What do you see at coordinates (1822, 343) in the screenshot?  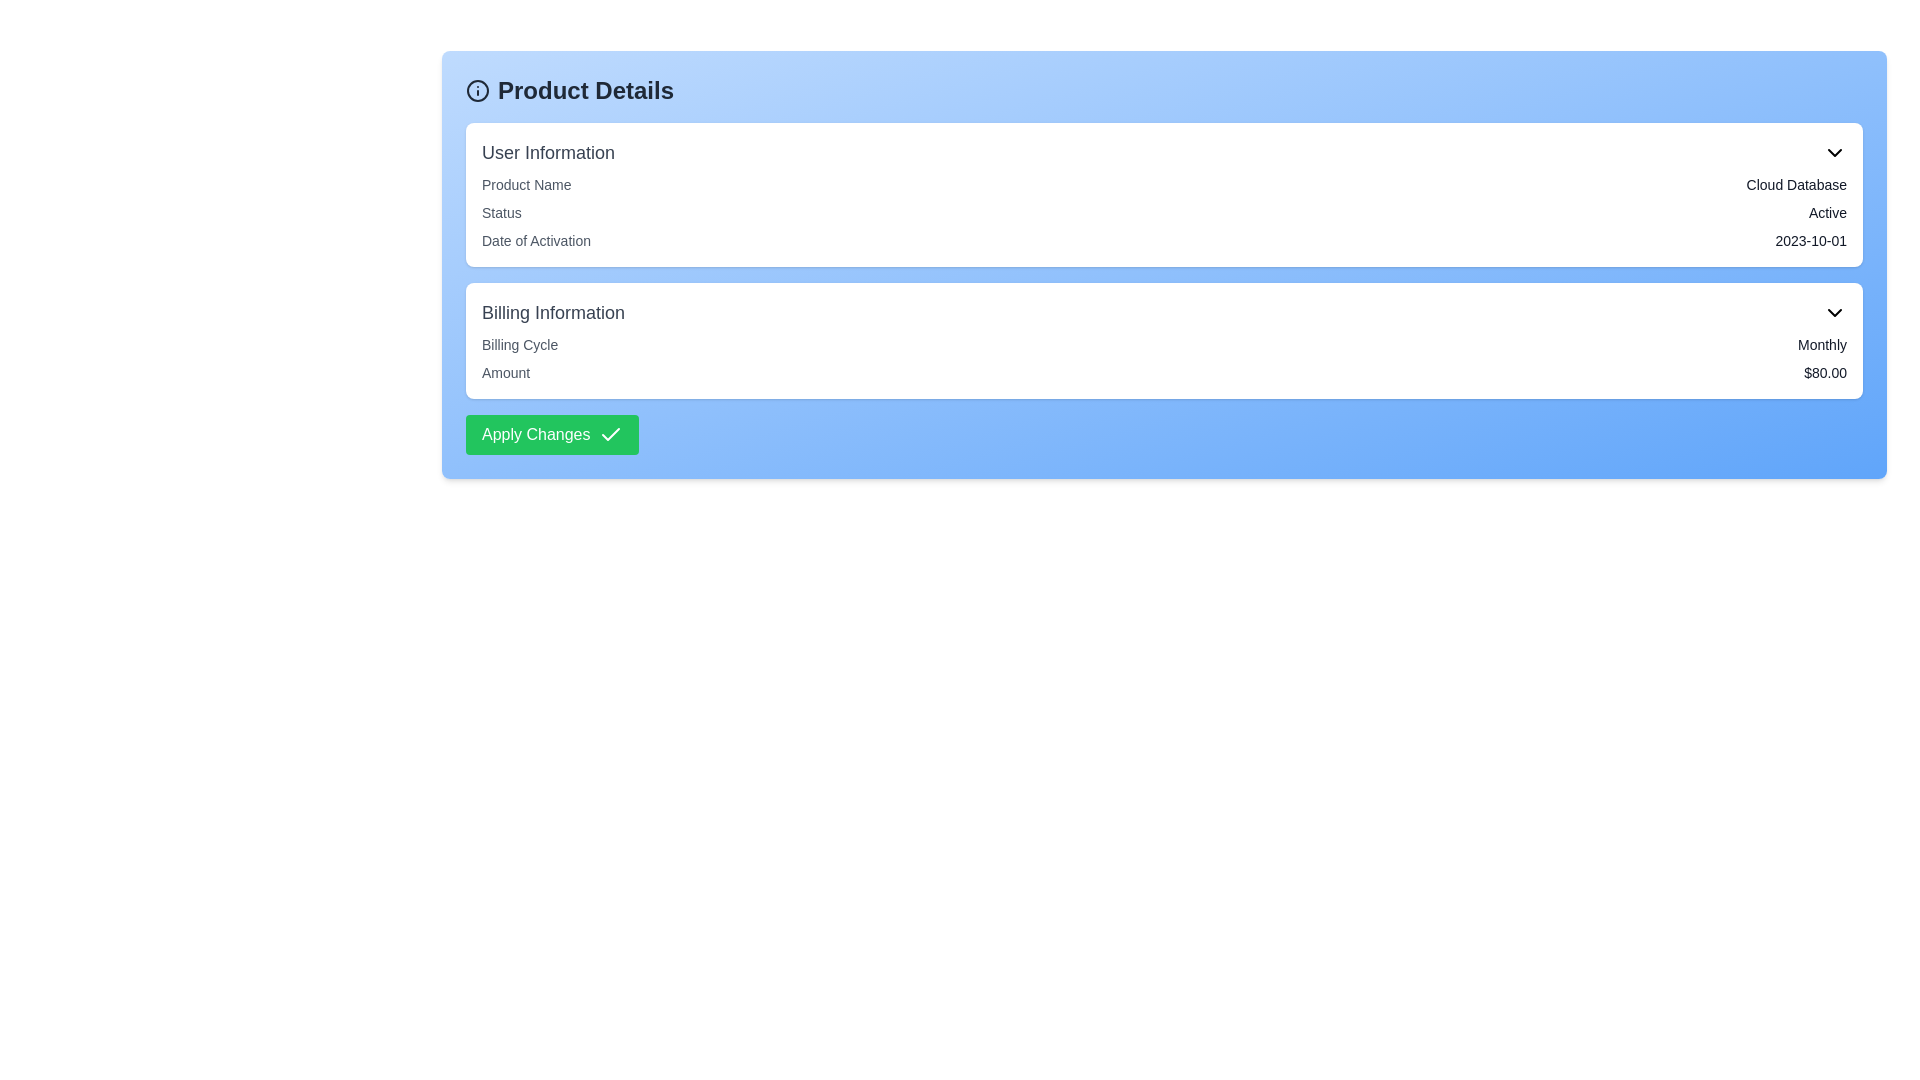 I see `the text display labeled 'Monthly' in the 'Billing Information' section, which is positioned to the right of the 'Billing Cycle' label` at bounding box center [1822, 343].